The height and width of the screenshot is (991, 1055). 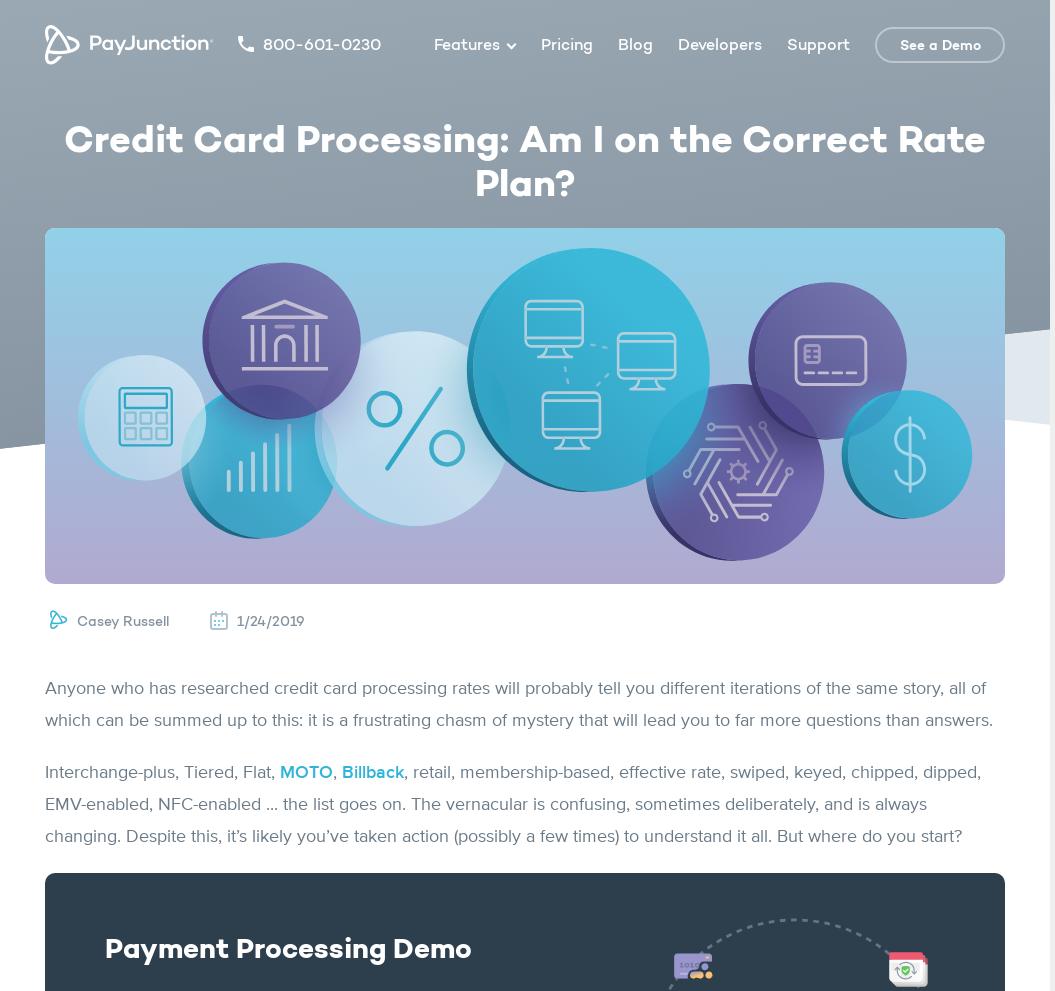 I want to click on 'Payment Processing Demo', so click(x=288, y=949).